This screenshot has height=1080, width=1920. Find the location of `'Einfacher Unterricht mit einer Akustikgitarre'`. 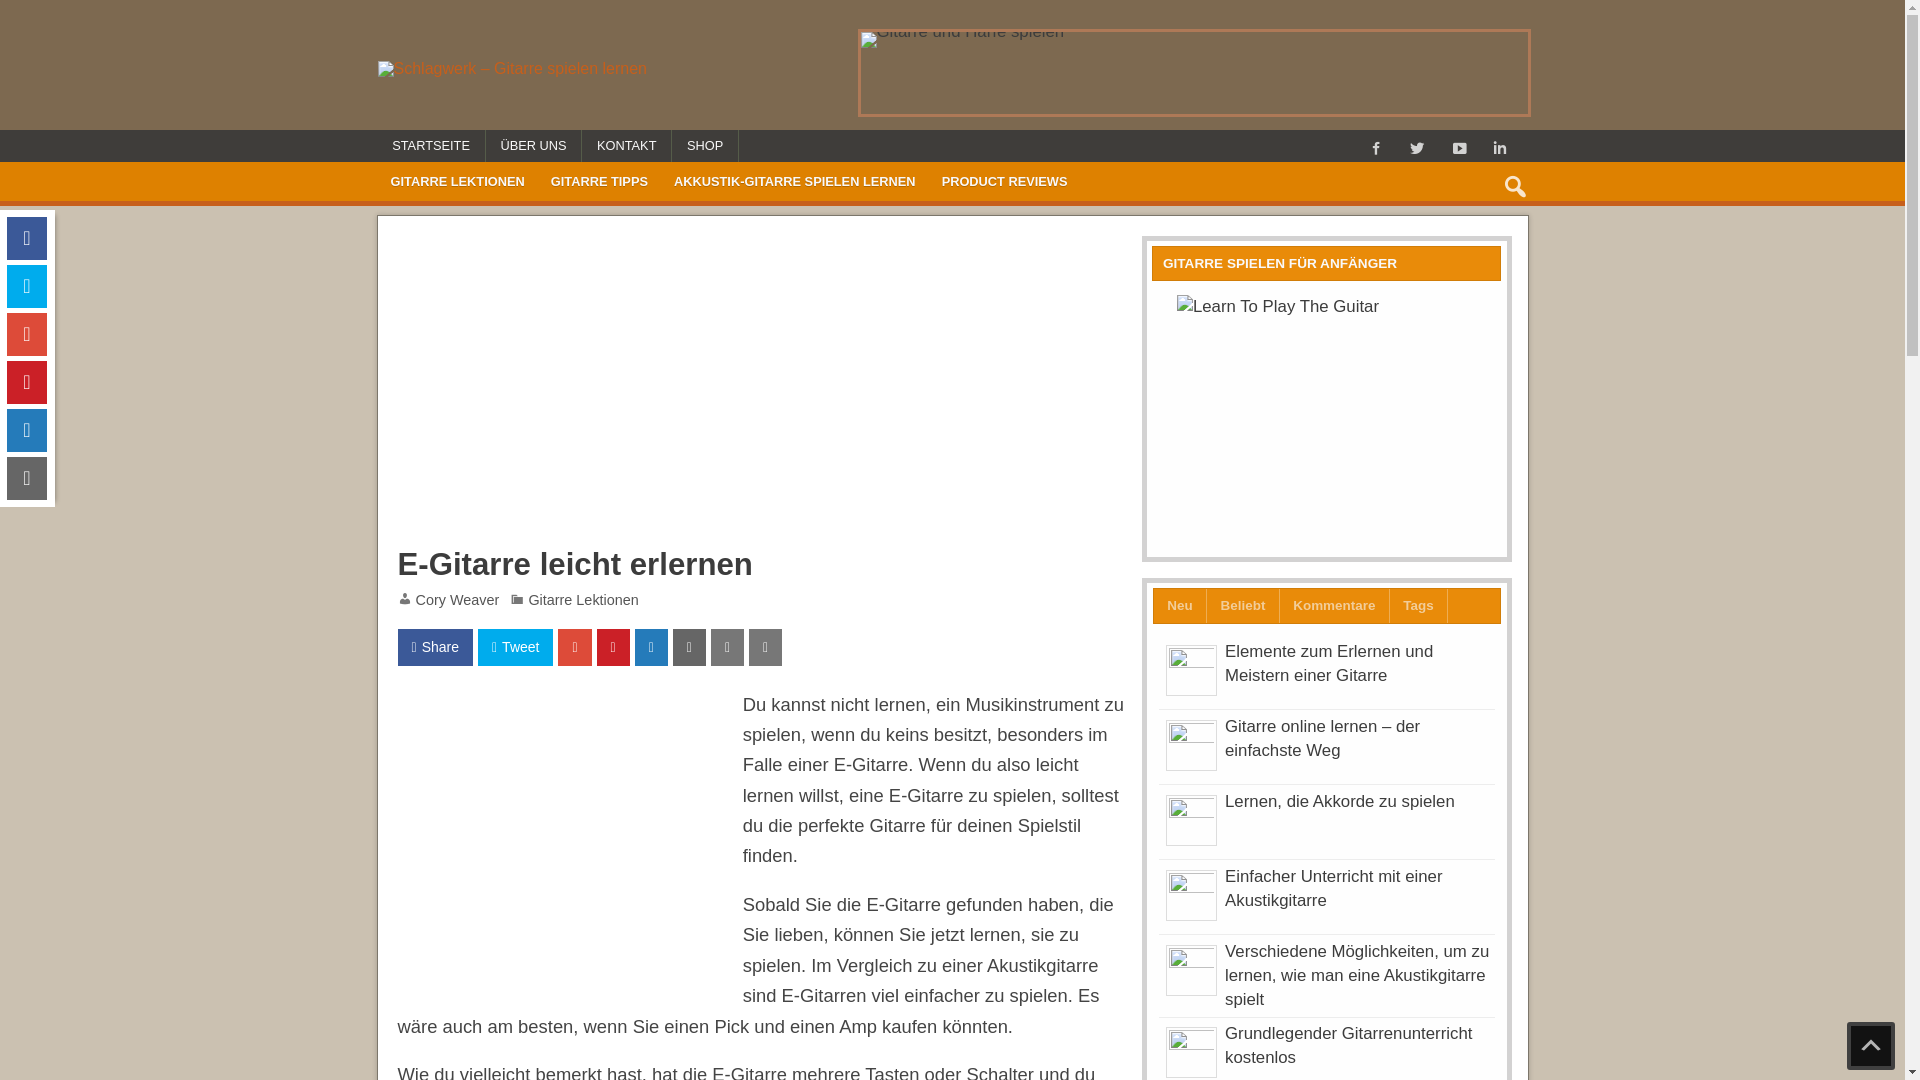

'Einfacher Unterricht mit einer Akustikgitarre' is located at coordinates (1334, 887).